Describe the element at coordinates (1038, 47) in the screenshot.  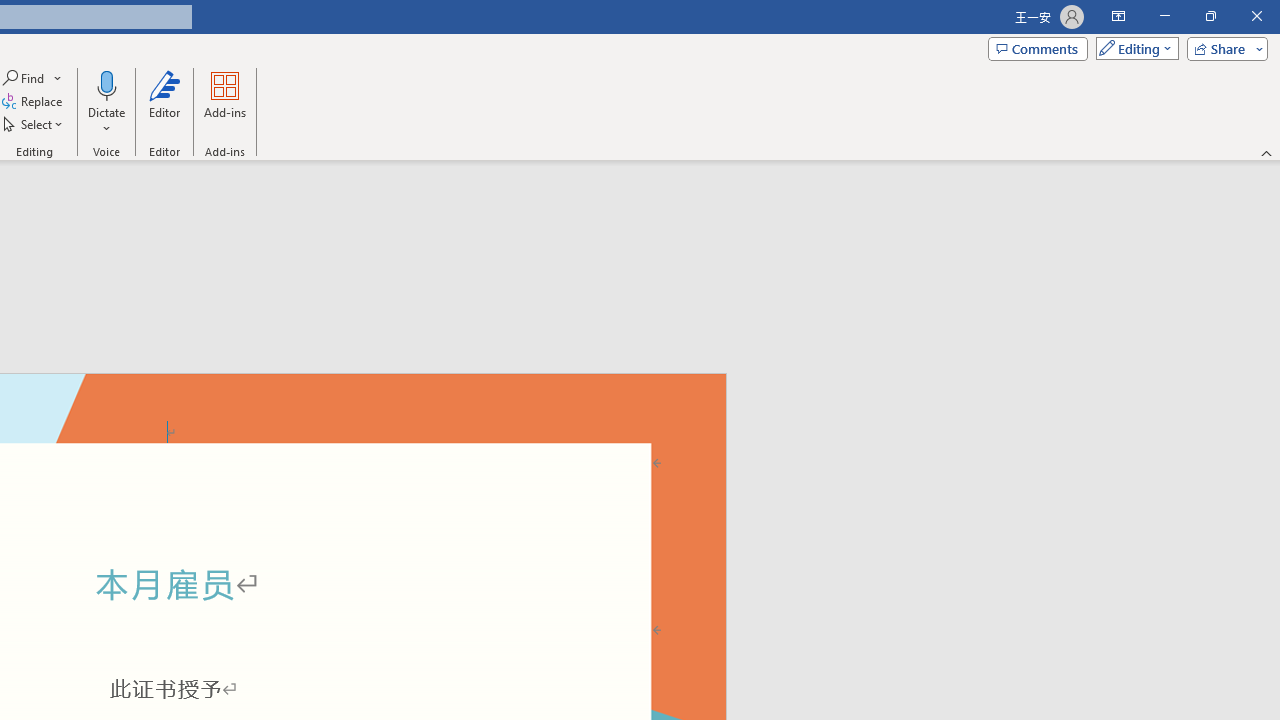
I see `'Comments'` at that location.